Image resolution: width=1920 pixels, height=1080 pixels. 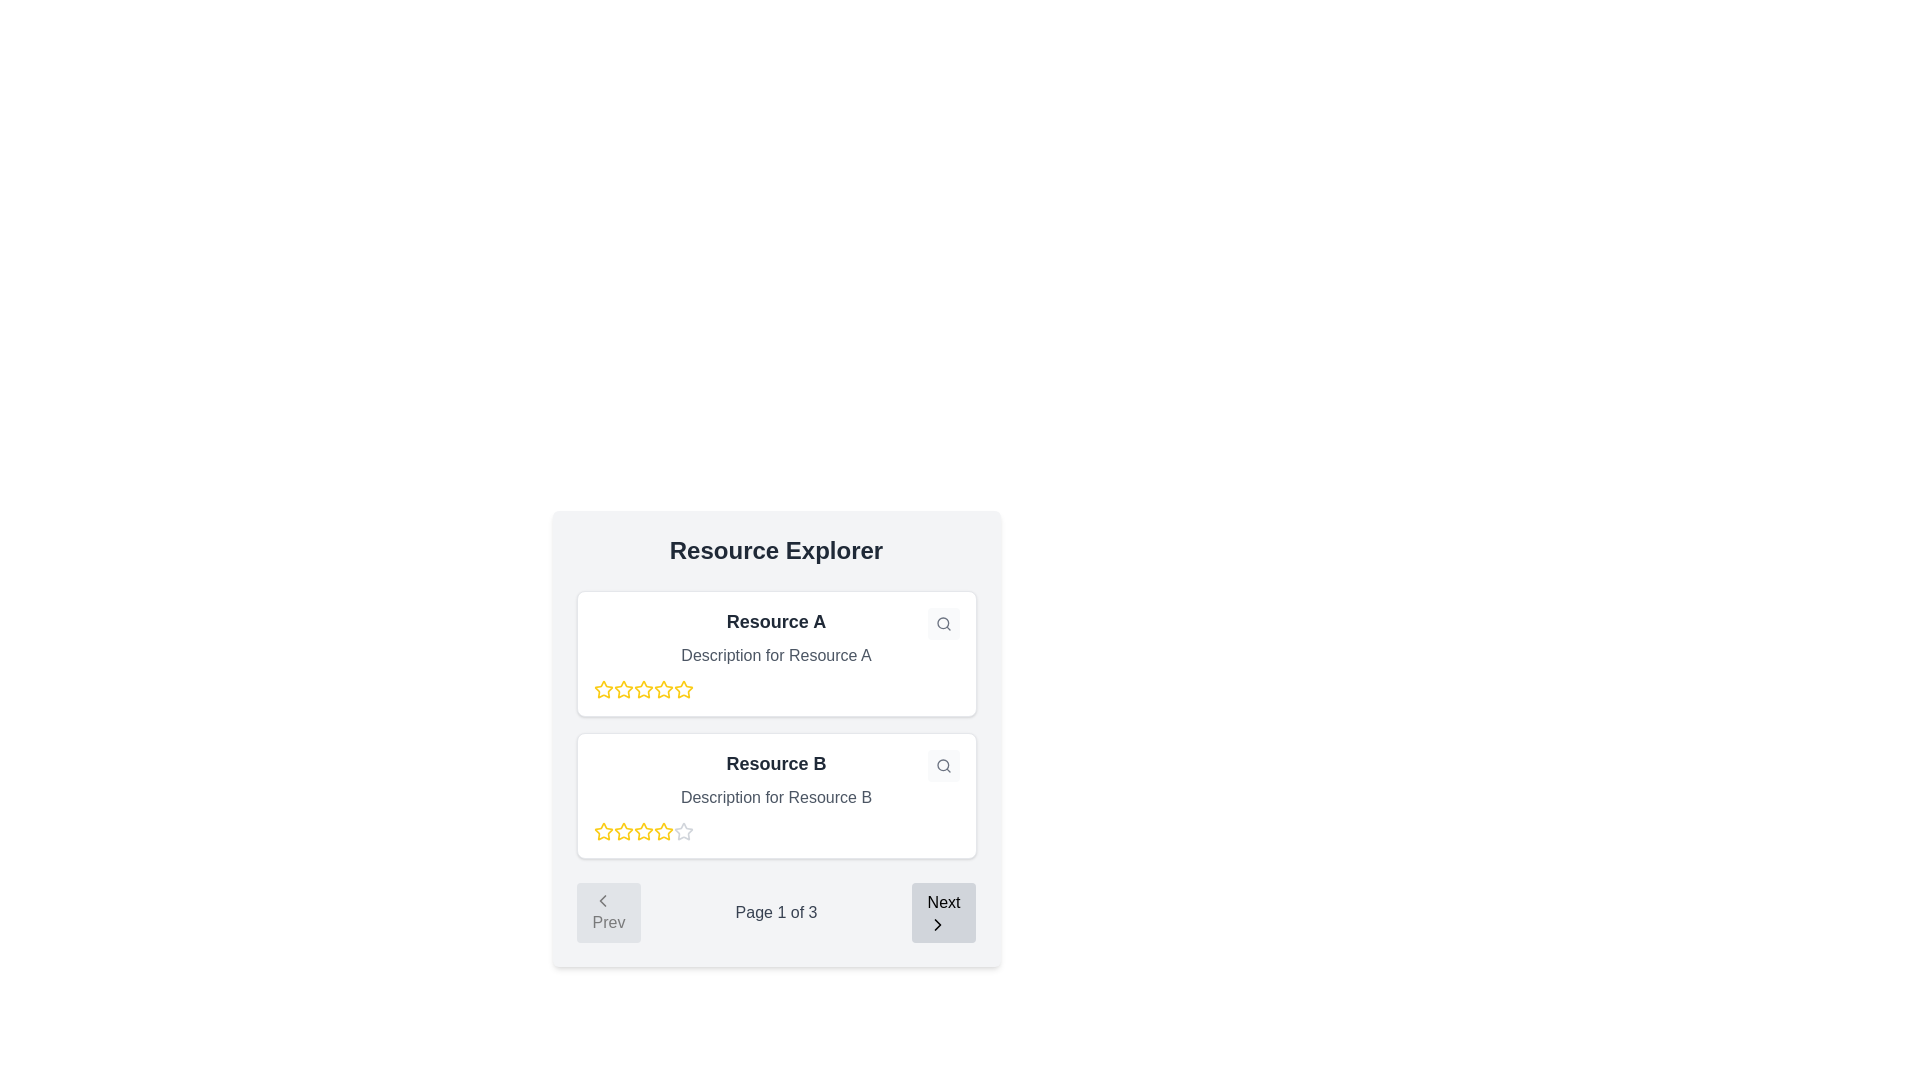 I want to click on the leftward-facing chevron arrow icon within the 'Prev' button, so click(x=601, y=901).